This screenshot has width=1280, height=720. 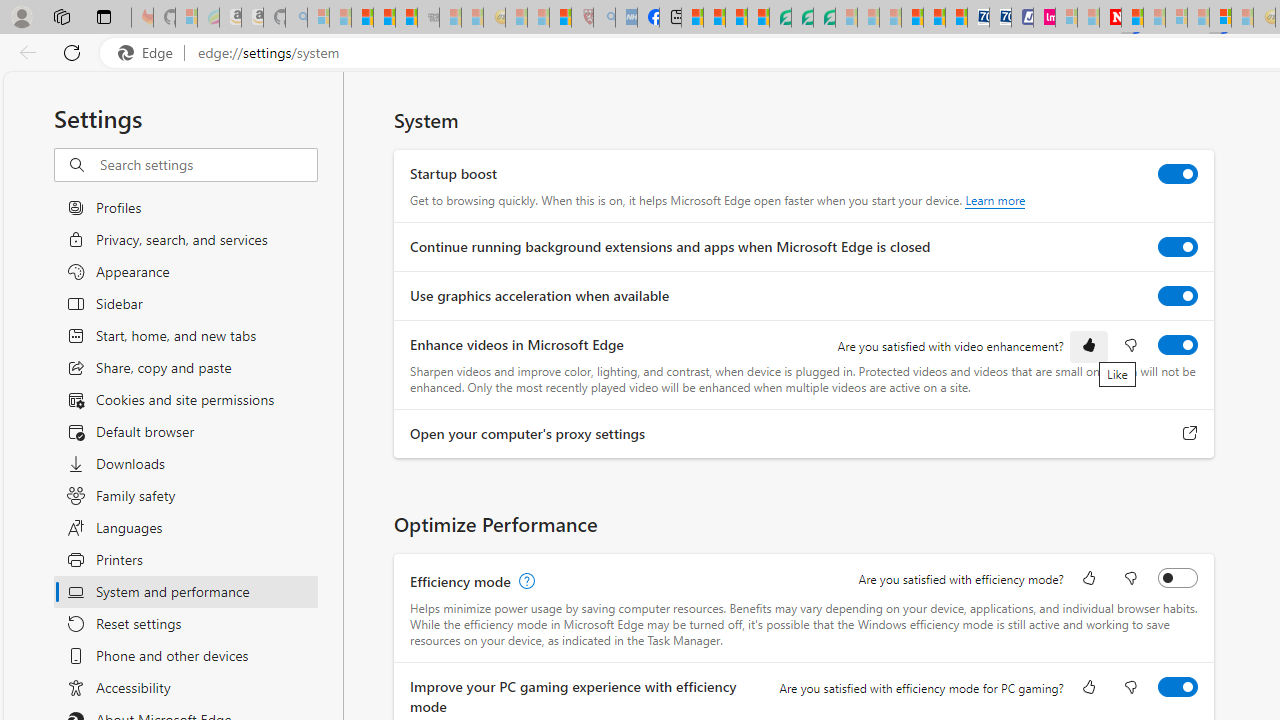 What do you see at coordinates (1043, 17) in the screenshot?
I see `'Jobs - lastminute.com Investor Portal'` at bounding box center [1043, 17].